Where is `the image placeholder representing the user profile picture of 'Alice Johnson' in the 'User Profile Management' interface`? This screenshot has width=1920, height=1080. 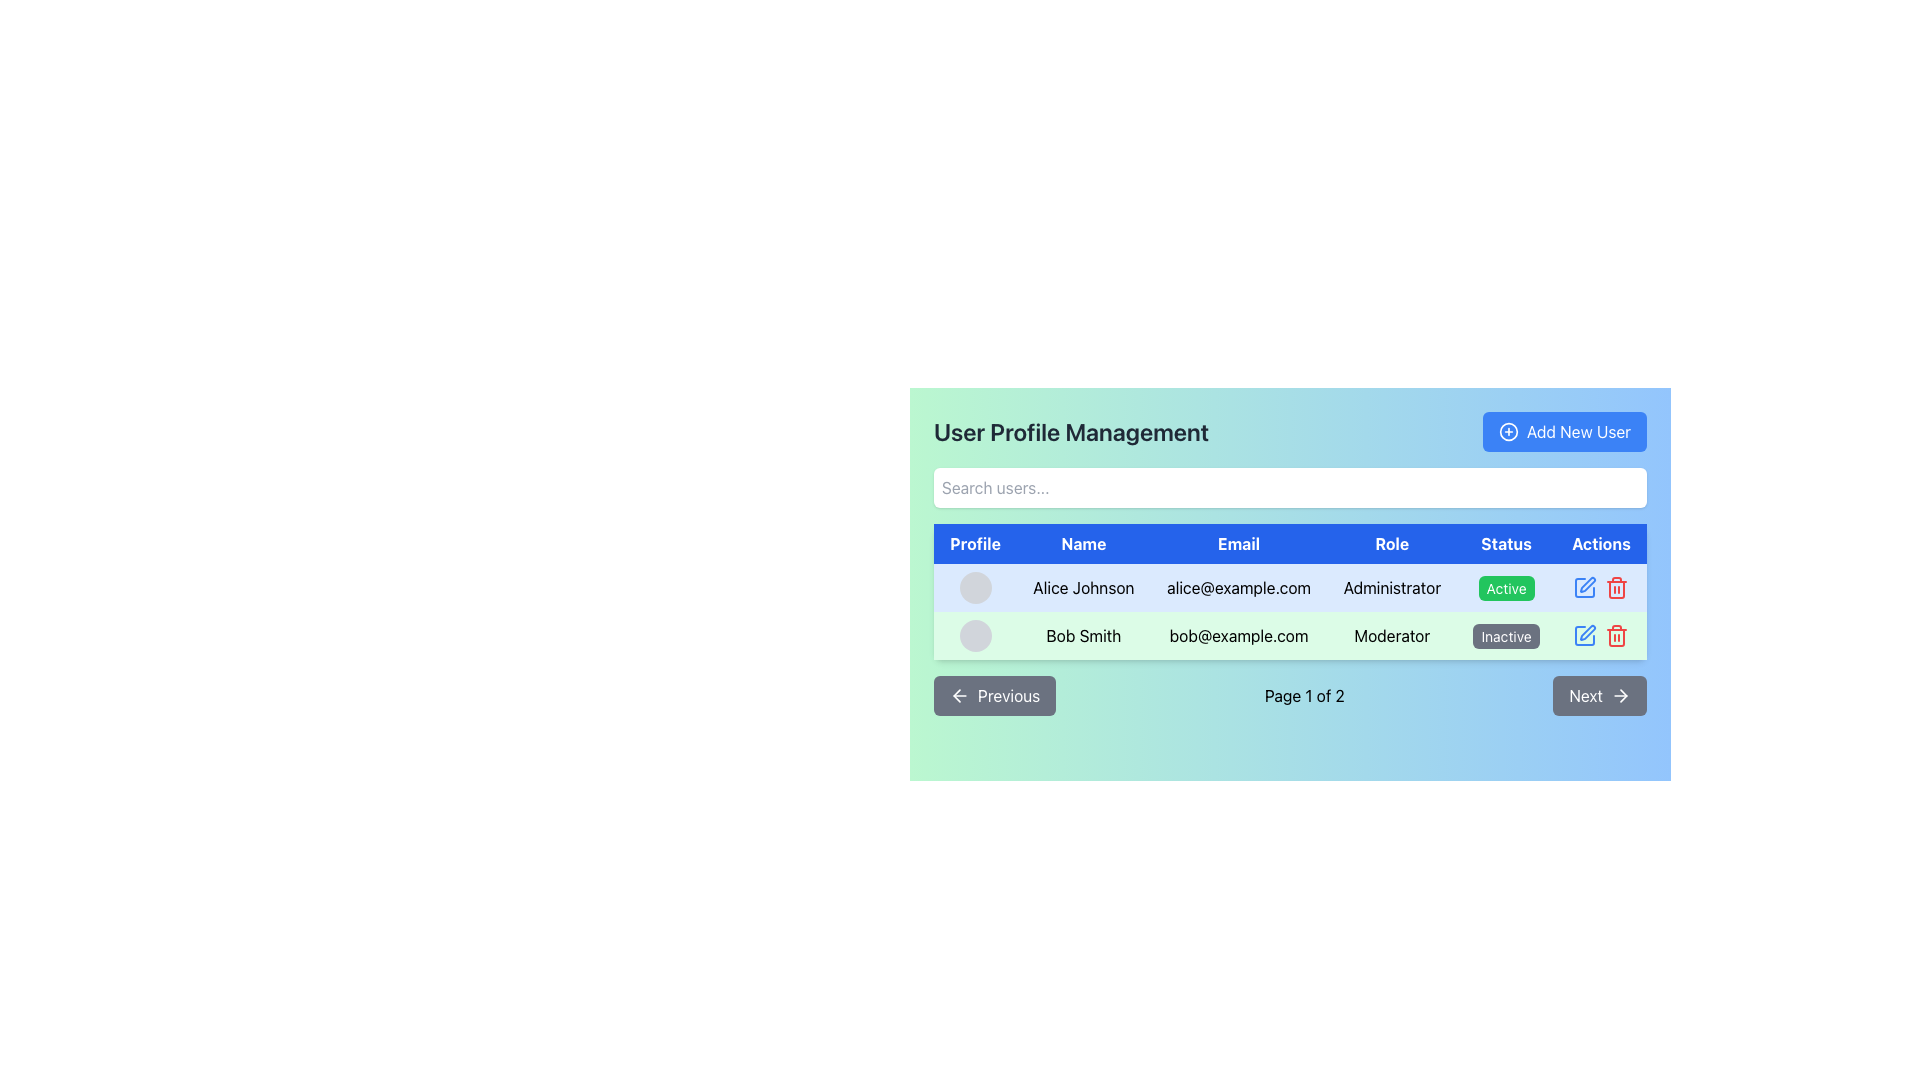 the image placeholder representing the user profile picture of 'Alice Johnson' in the 'User Profile Management' interface is located at coordinates (975, 586).